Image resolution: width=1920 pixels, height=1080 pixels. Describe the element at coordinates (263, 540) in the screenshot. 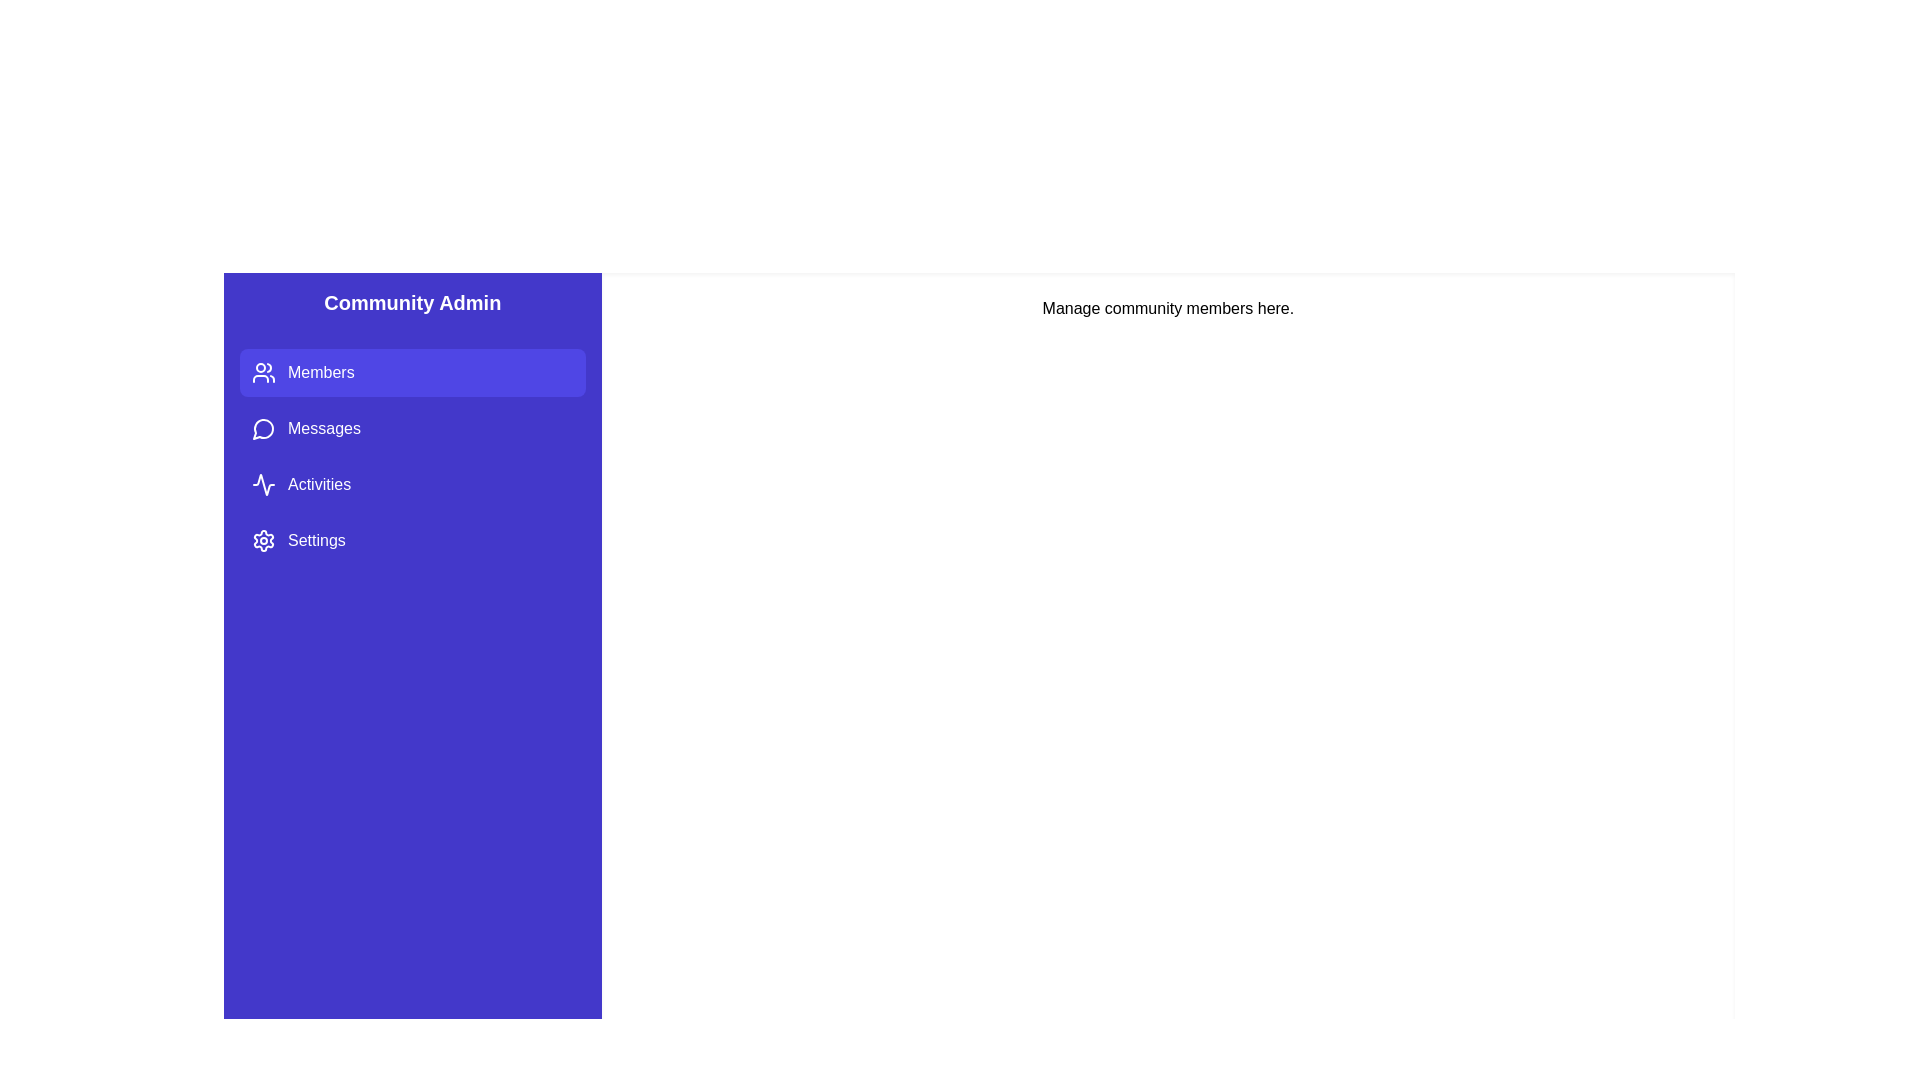

I see `the settings icon, which is the fourth element in the vertical navigation bar on the left side of the interface` at that location.